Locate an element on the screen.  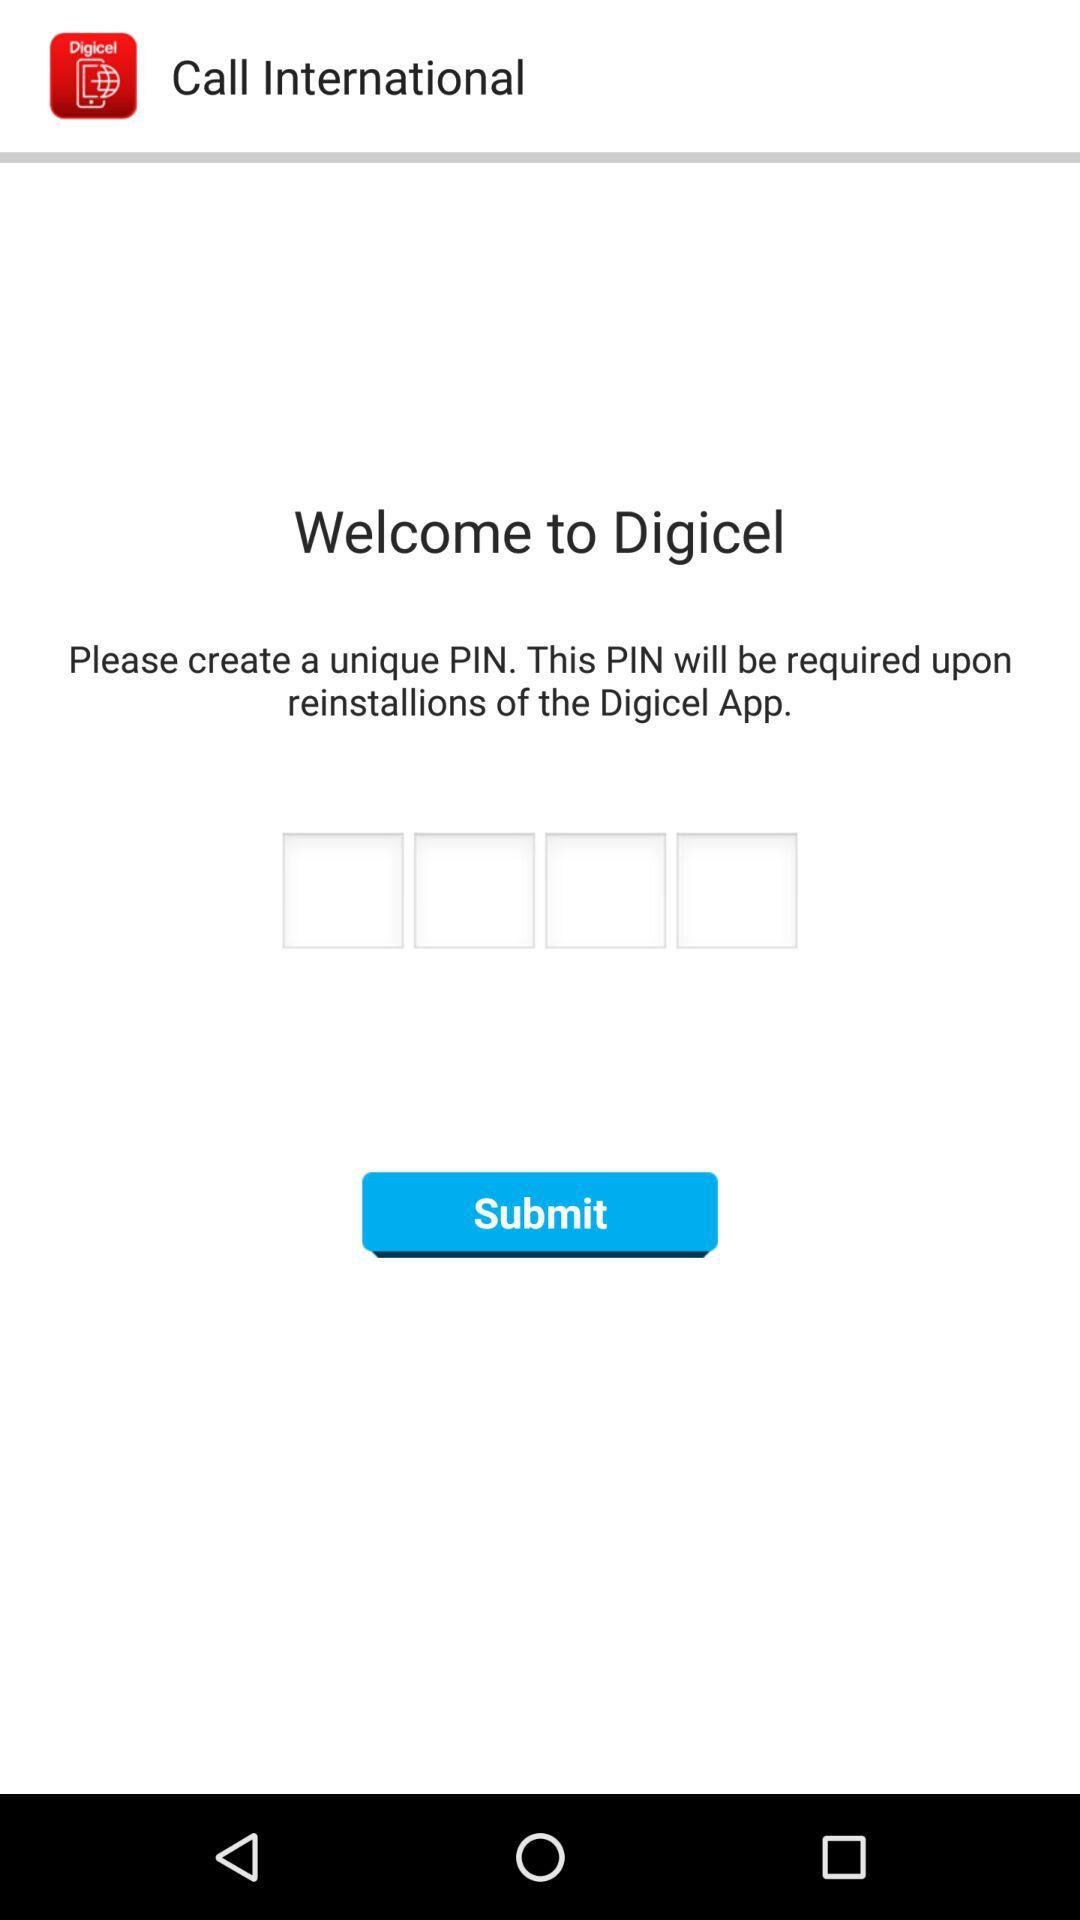
the first text for a unique pin is located at coordinates (342, 895).